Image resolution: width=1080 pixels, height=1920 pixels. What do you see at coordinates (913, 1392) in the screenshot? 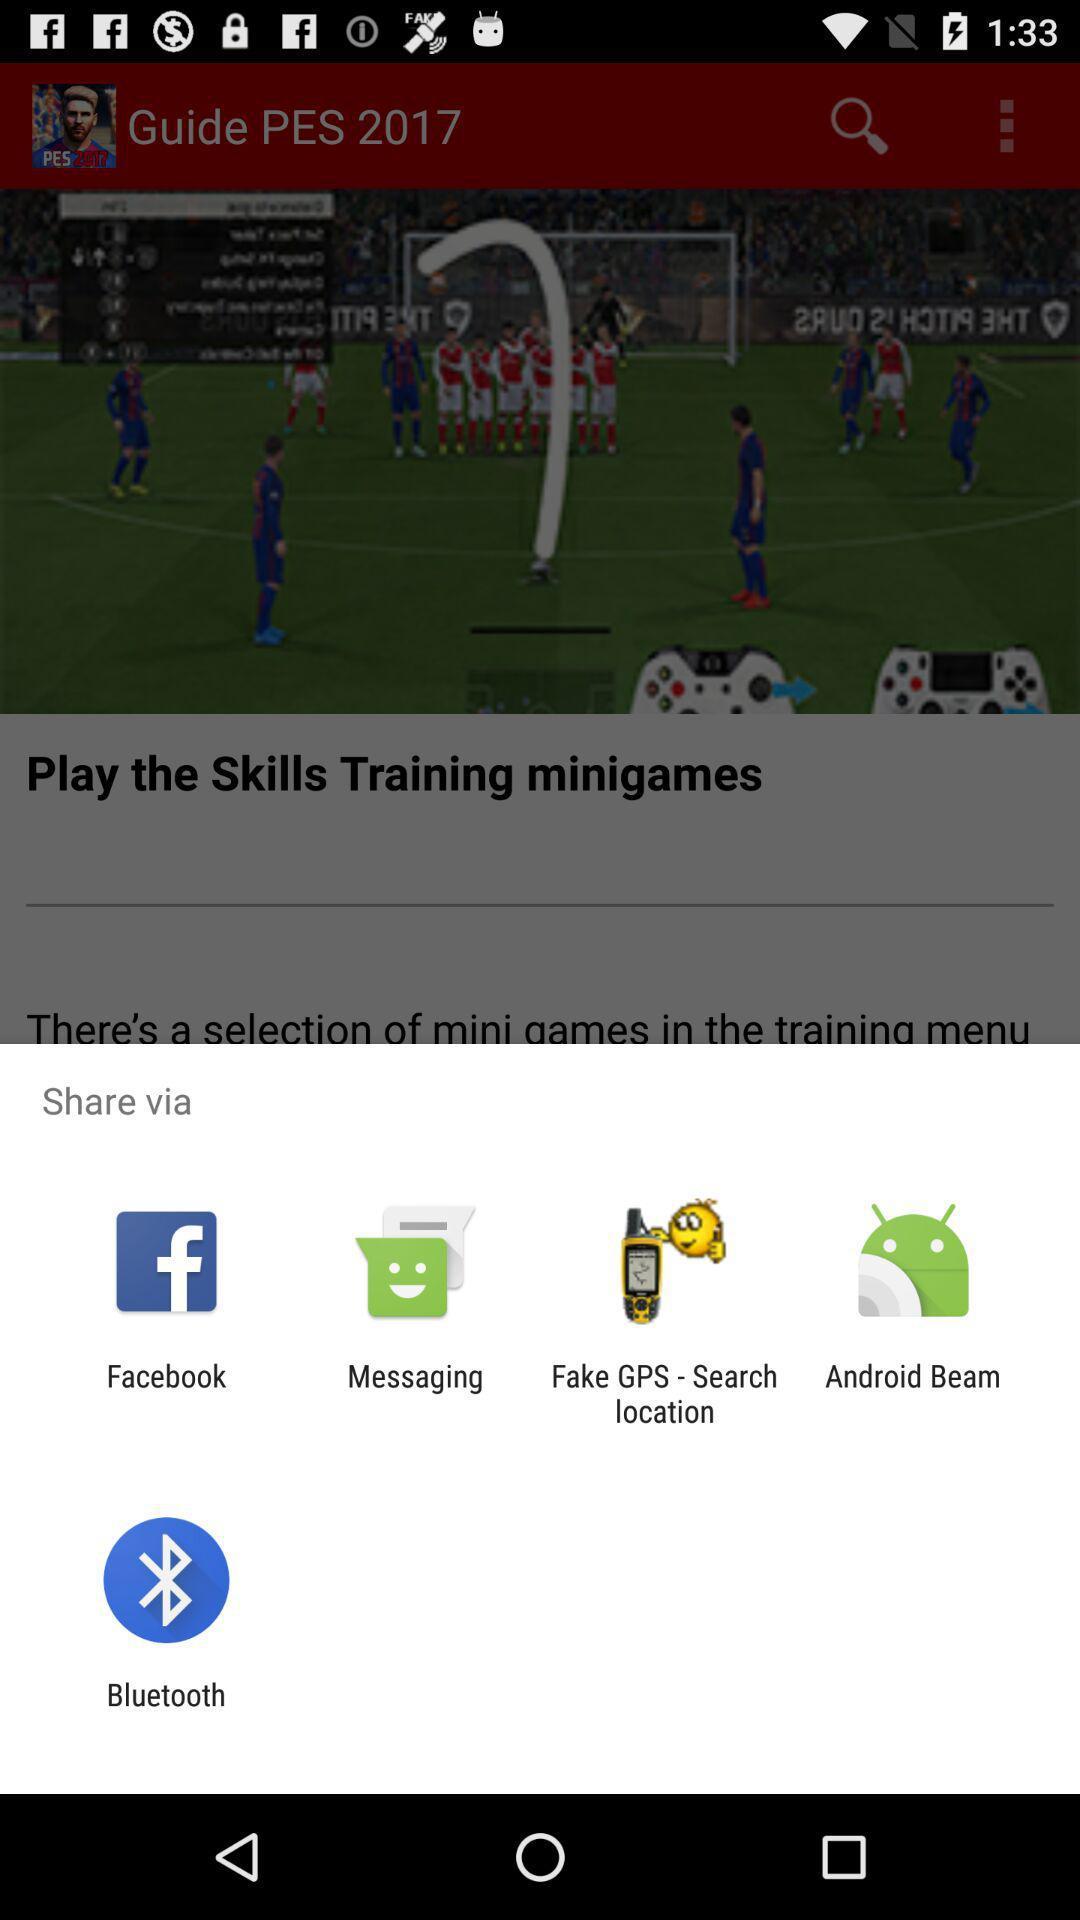
I see `android beam` at bounding box center [913, 1392].